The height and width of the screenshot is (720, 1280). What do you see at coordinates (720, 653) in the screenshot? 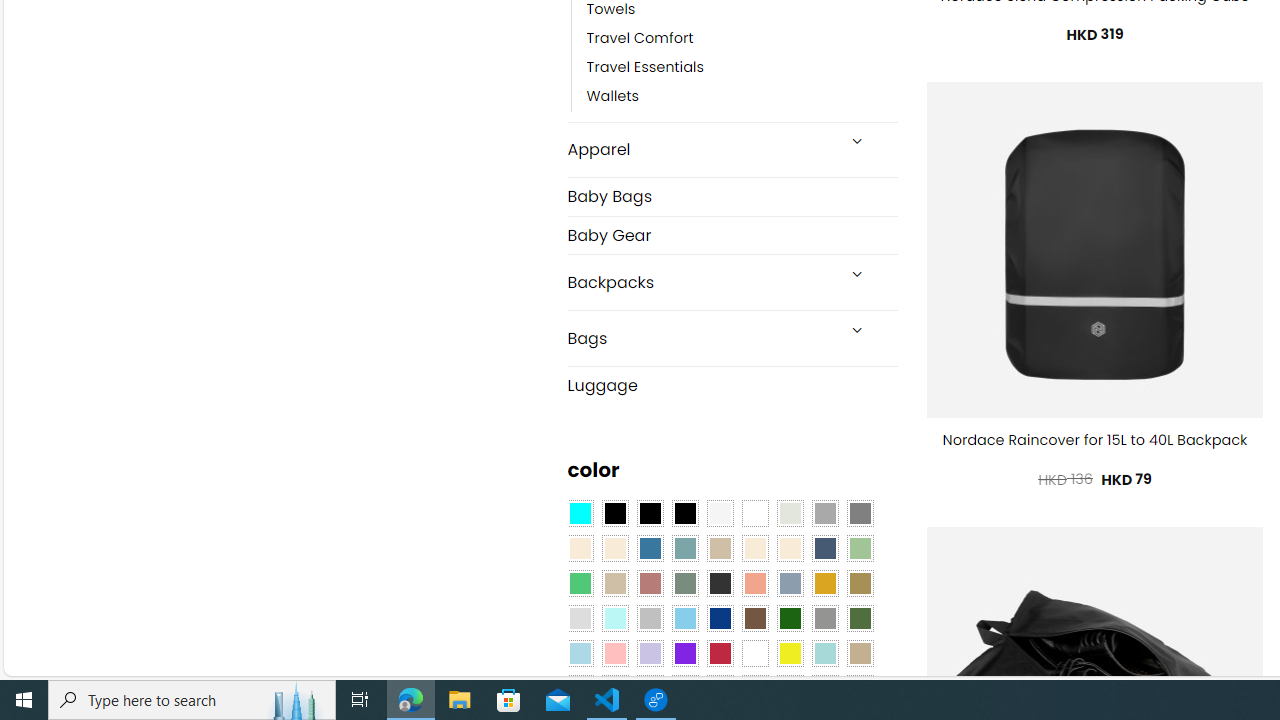
I see `'Red'` at bounding box center [720, 653].